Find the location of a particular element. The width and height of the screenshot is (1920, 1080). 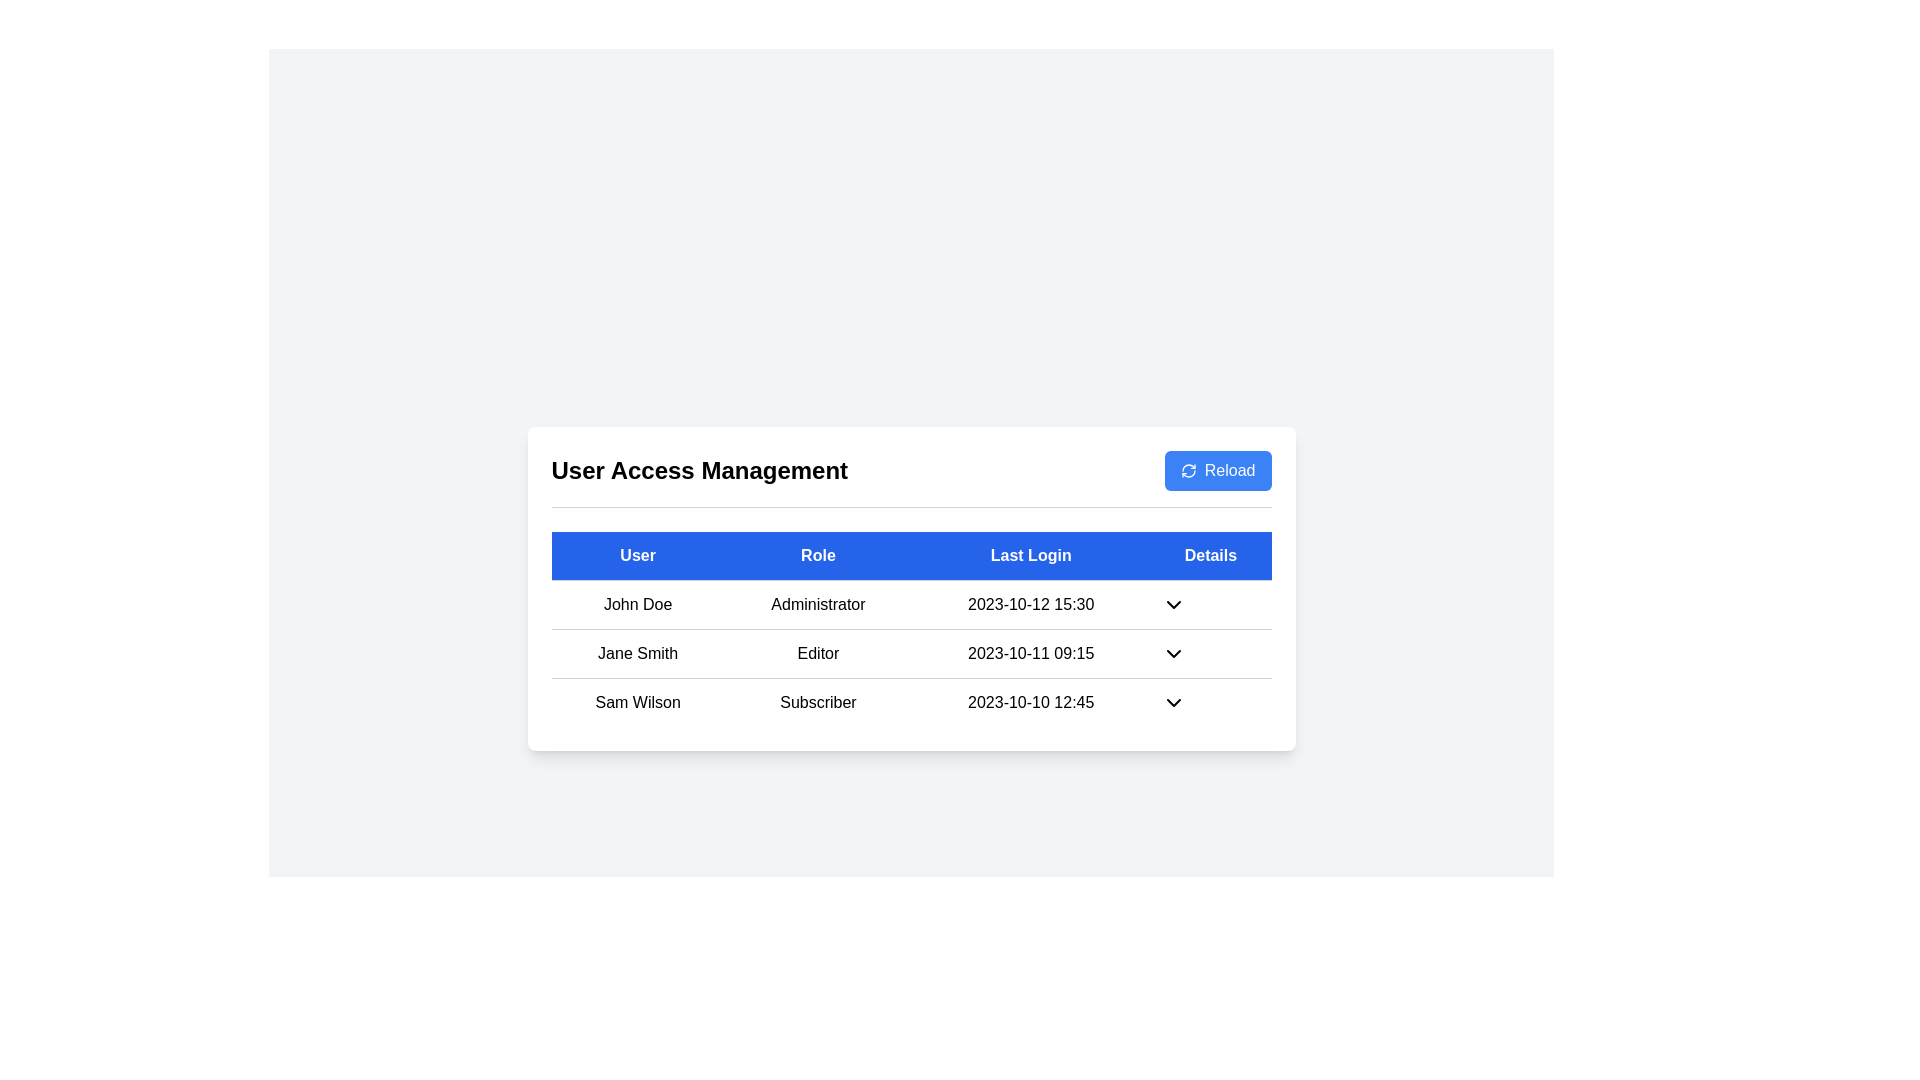

the chevron dropdown indicator icon in the 'Details' column of the table for the 'Sam Wilson' row is located at coordinates (1174, 701).